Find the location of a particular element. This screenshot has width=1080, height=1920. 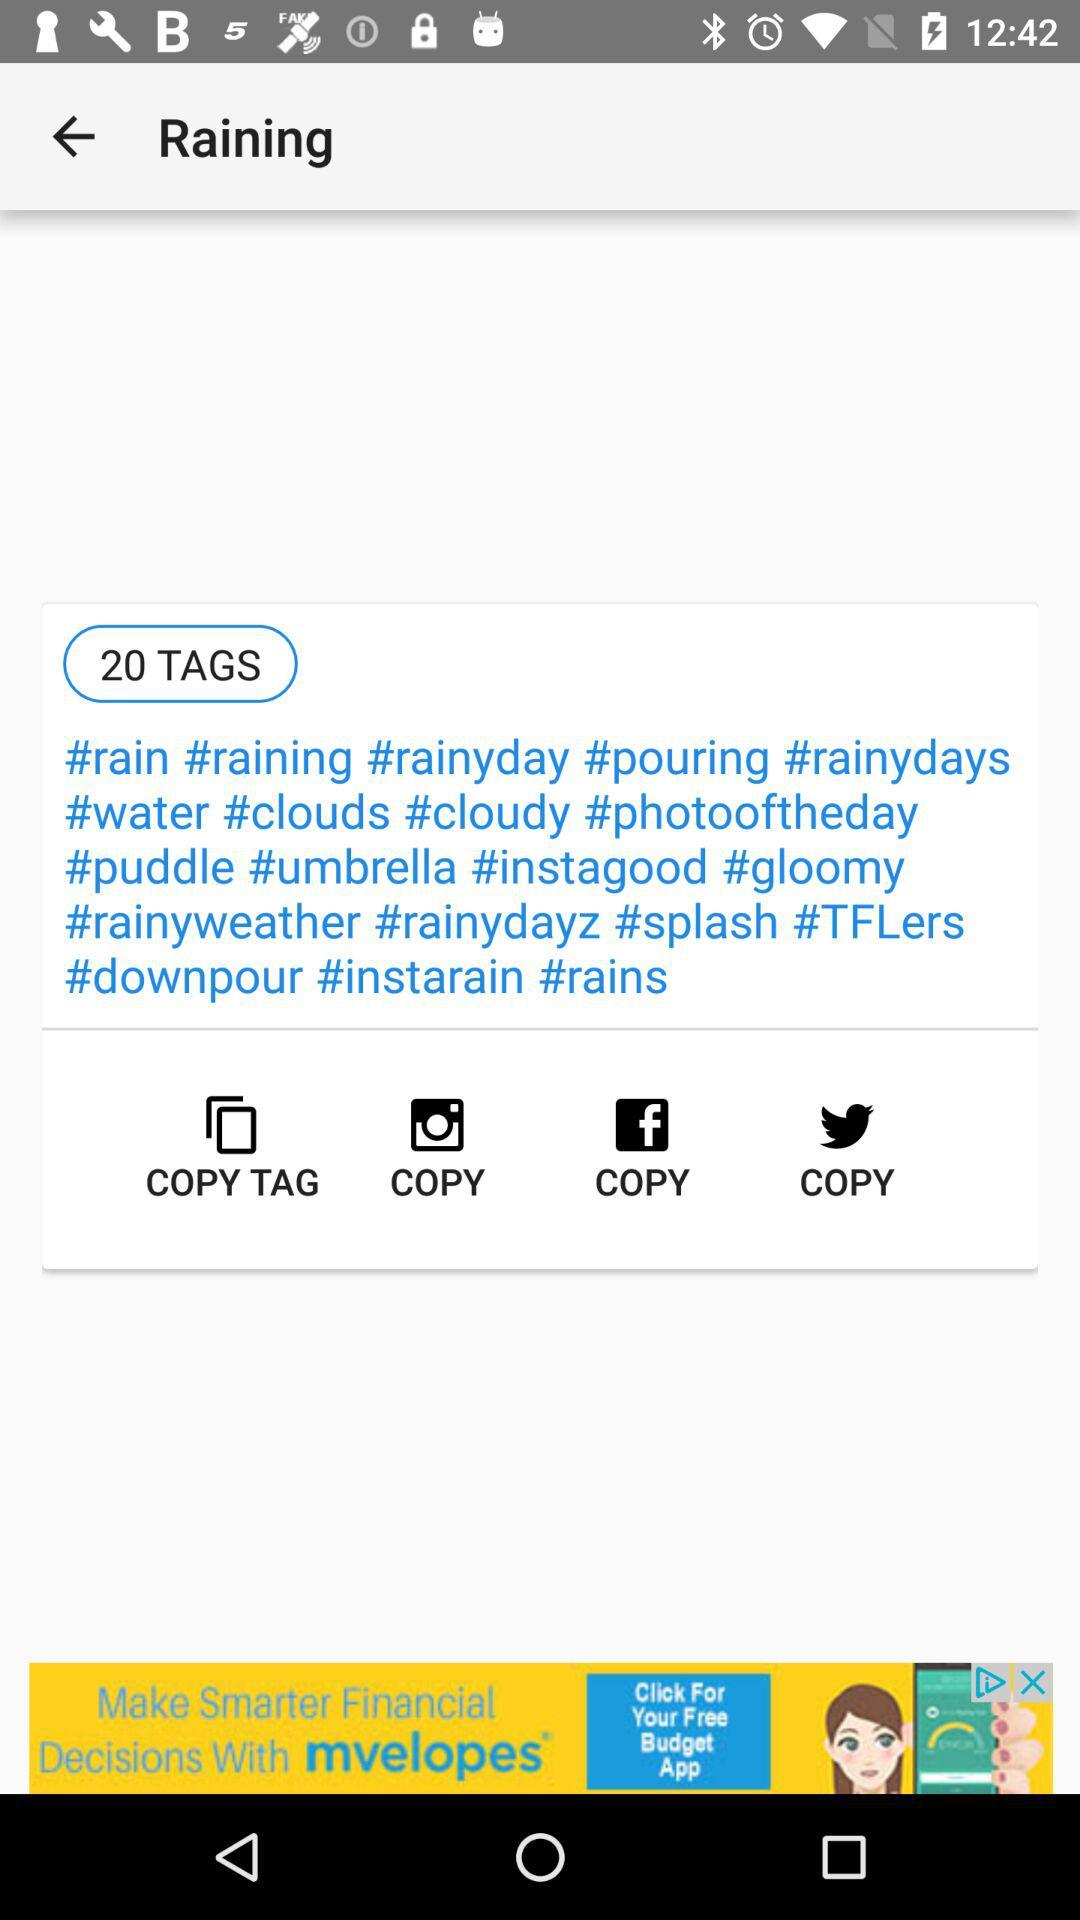

the advertisement is located at coordinates (540, 1727).